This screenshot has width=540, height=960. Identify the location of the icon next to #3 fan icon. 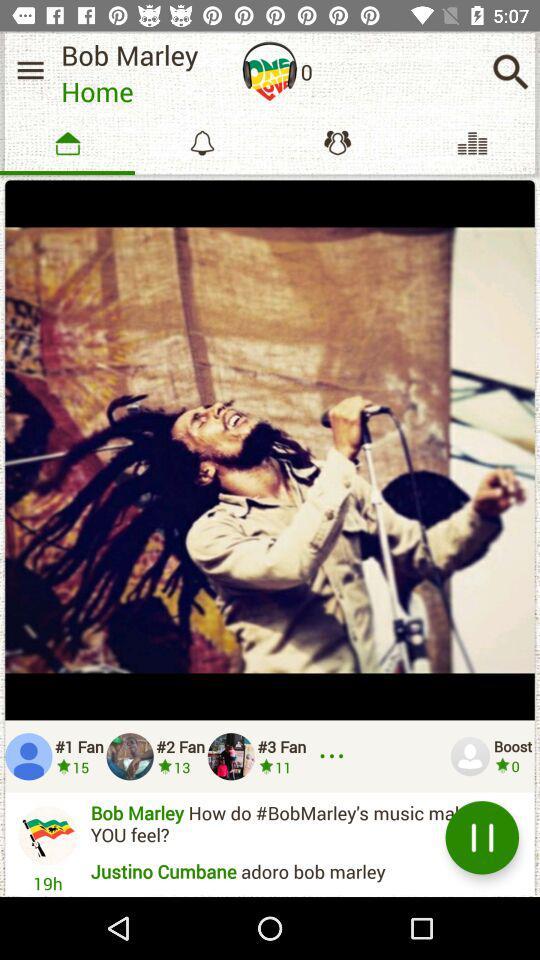
(335, 755).